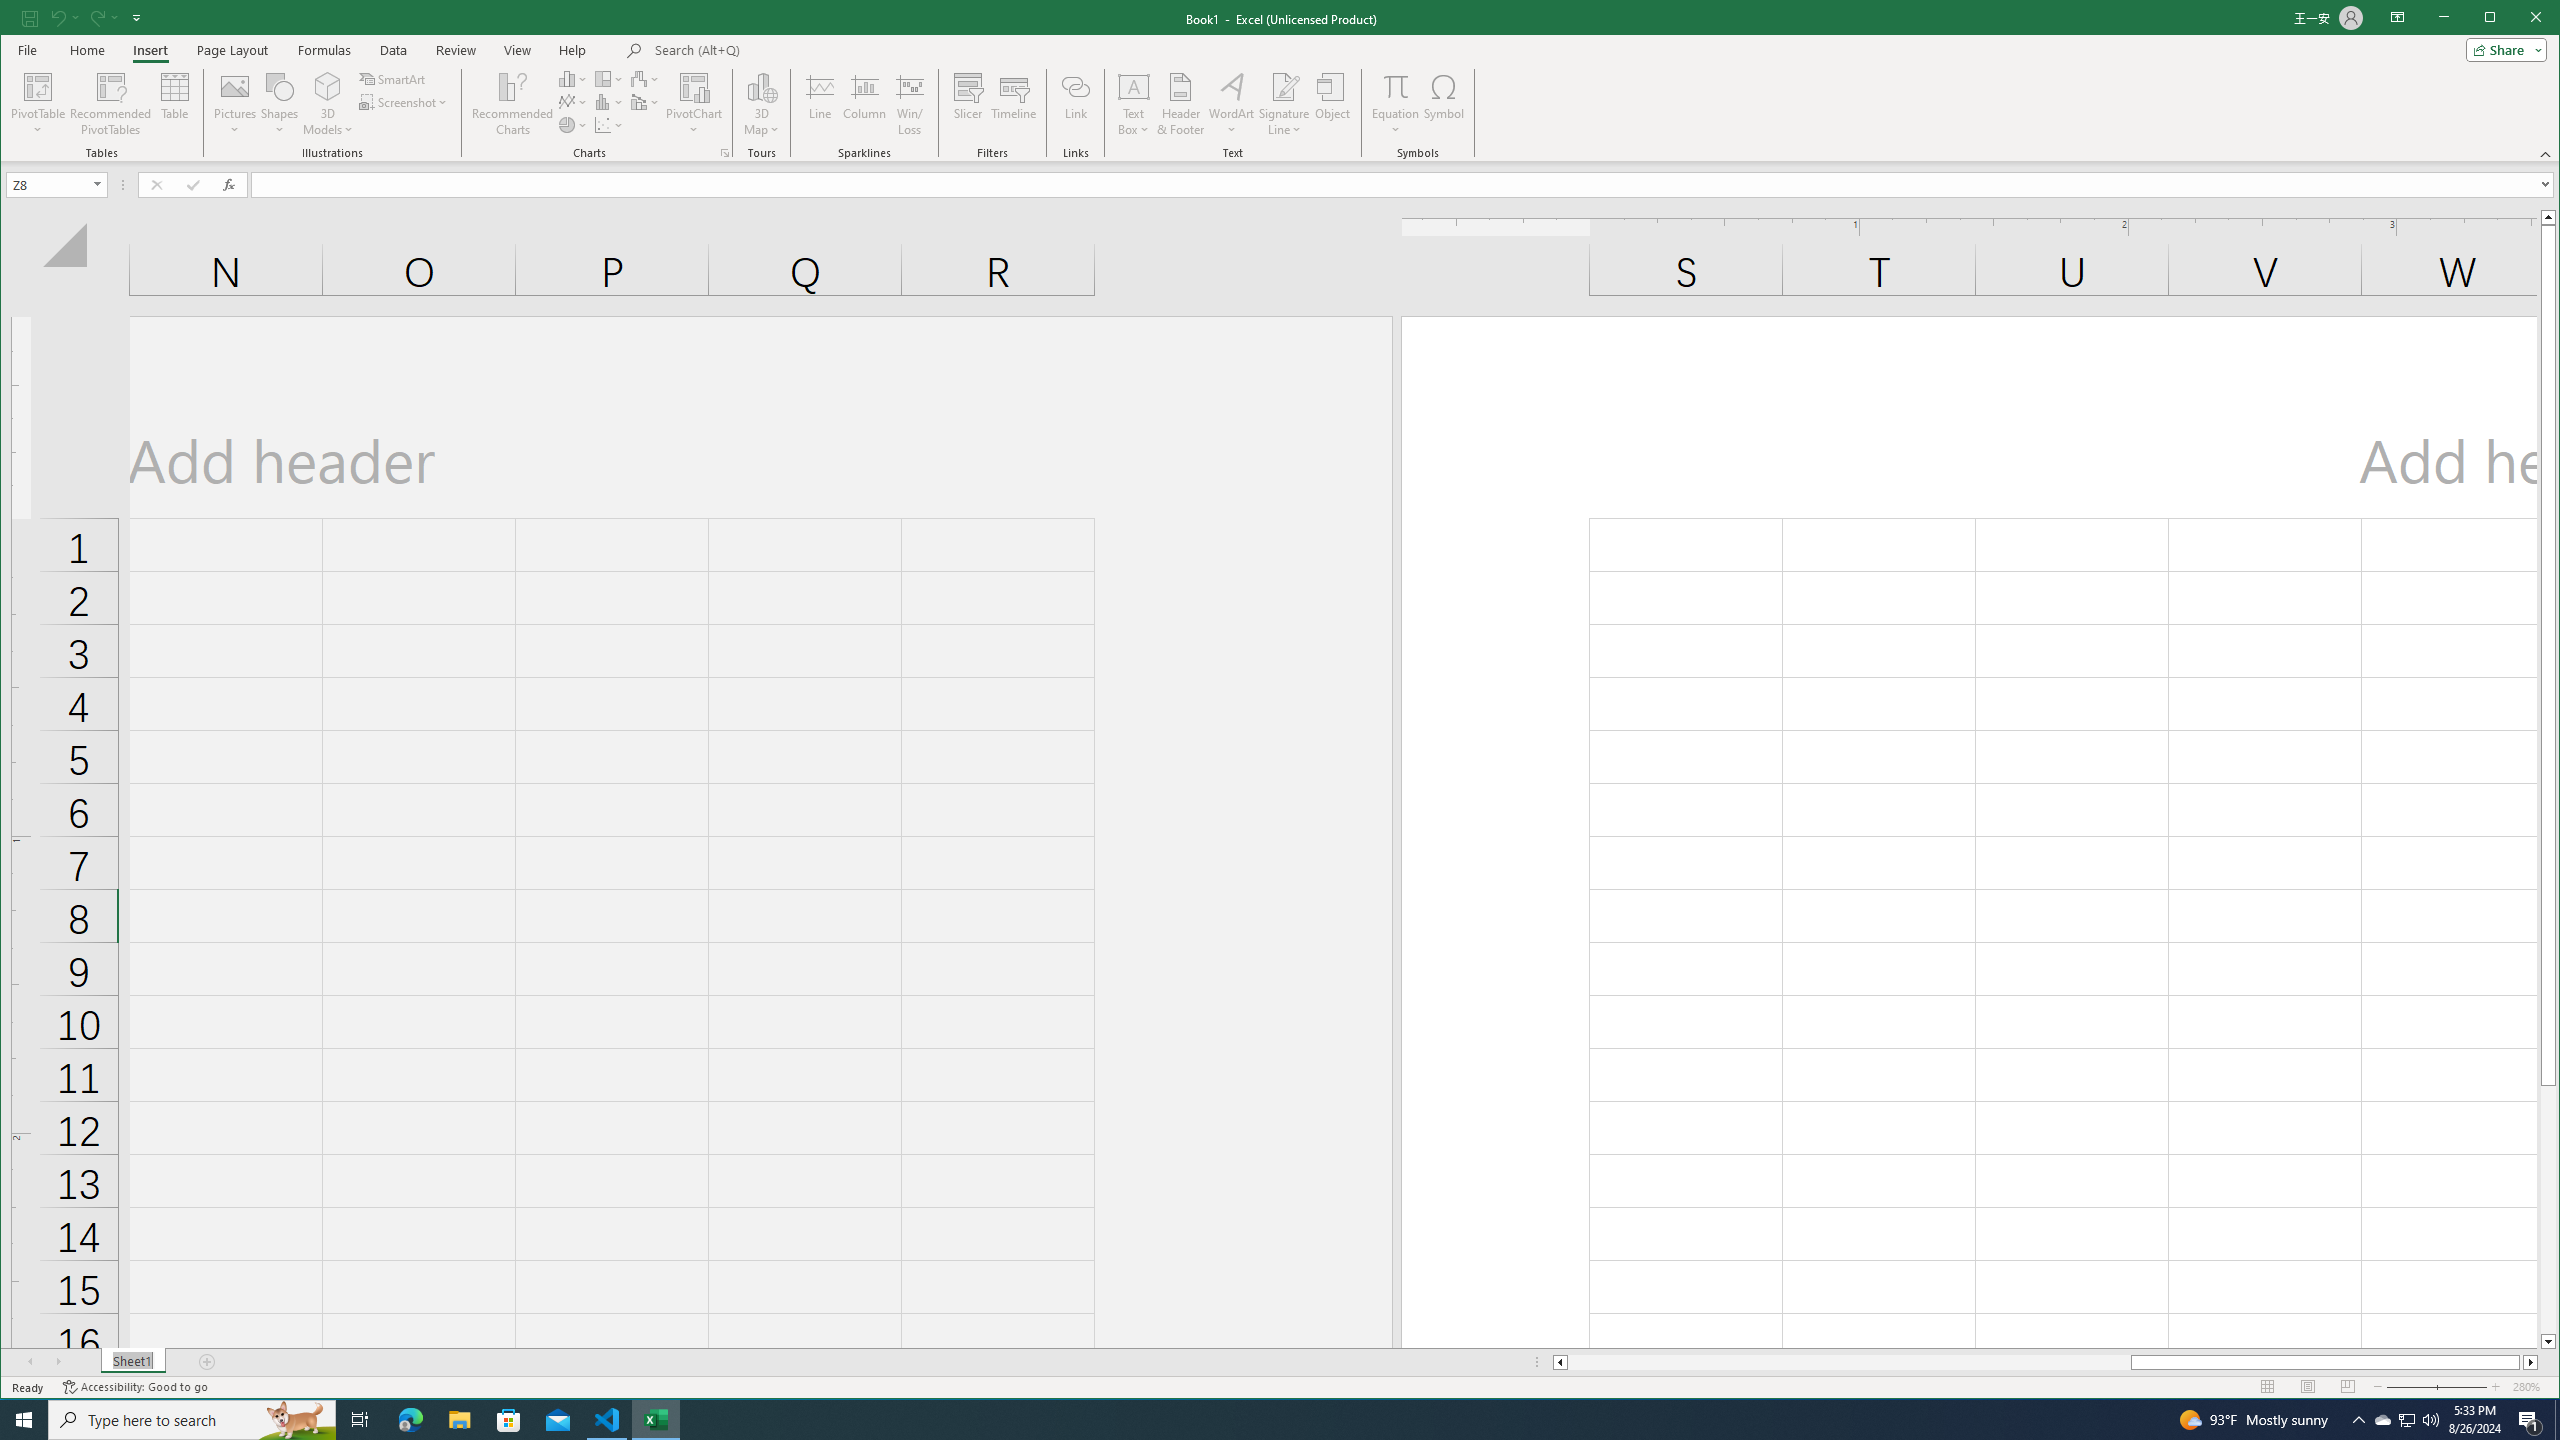 Image resolution: width=2560 pixels, height=1440 pixels. I want to click on 'Q2790: 100%', so click(2429, 1418).